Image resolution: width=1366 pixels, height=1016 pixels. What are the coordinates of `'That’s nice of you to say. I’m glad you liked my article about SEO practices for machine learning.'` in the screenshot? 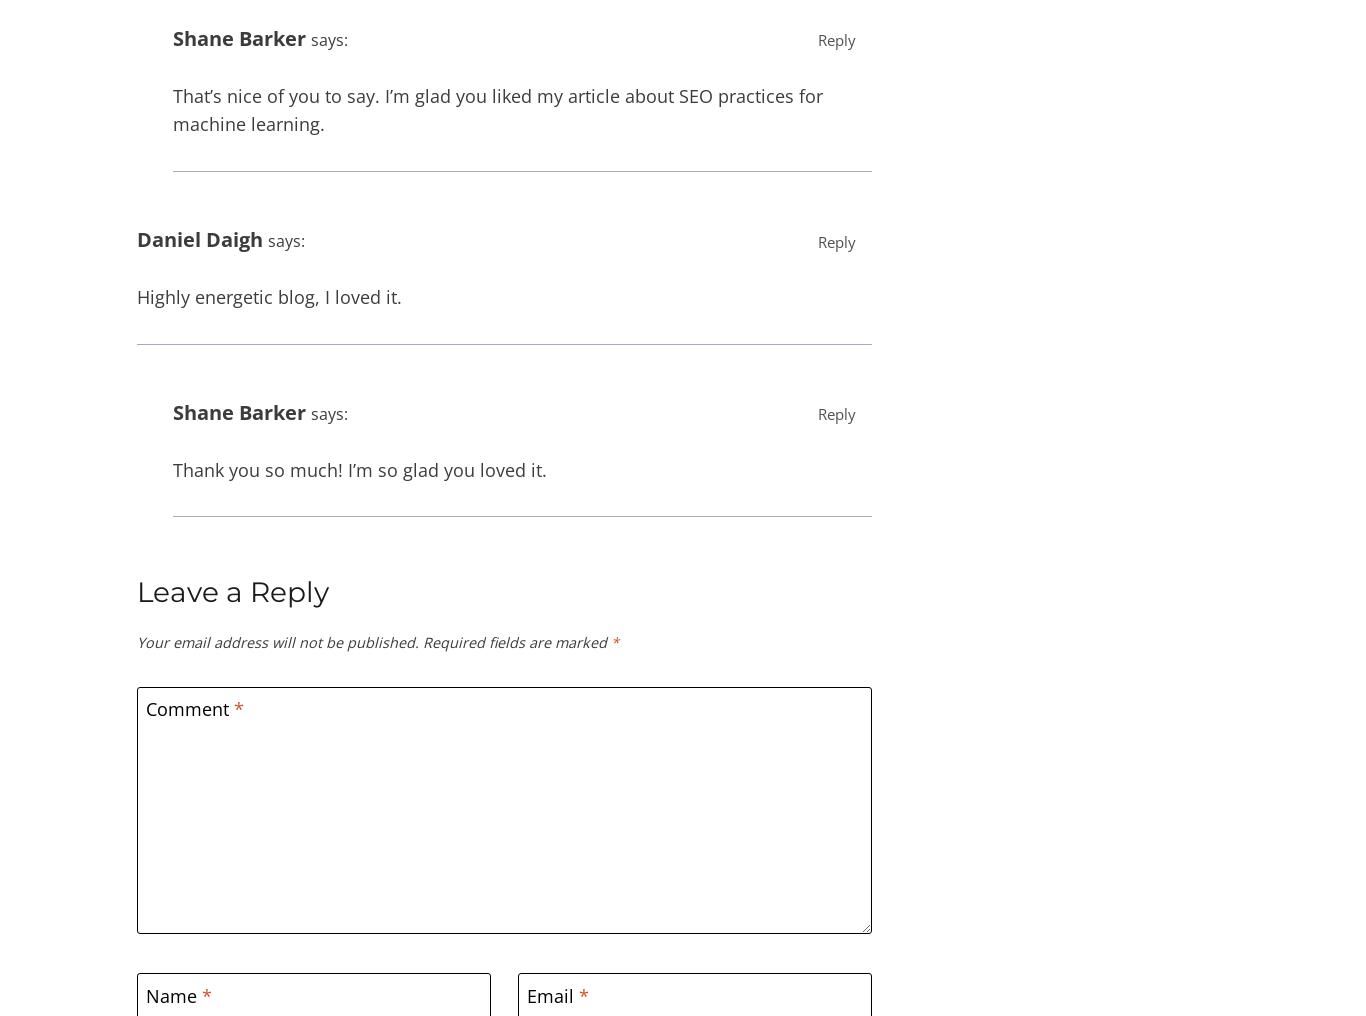 It's located at (498, 109).